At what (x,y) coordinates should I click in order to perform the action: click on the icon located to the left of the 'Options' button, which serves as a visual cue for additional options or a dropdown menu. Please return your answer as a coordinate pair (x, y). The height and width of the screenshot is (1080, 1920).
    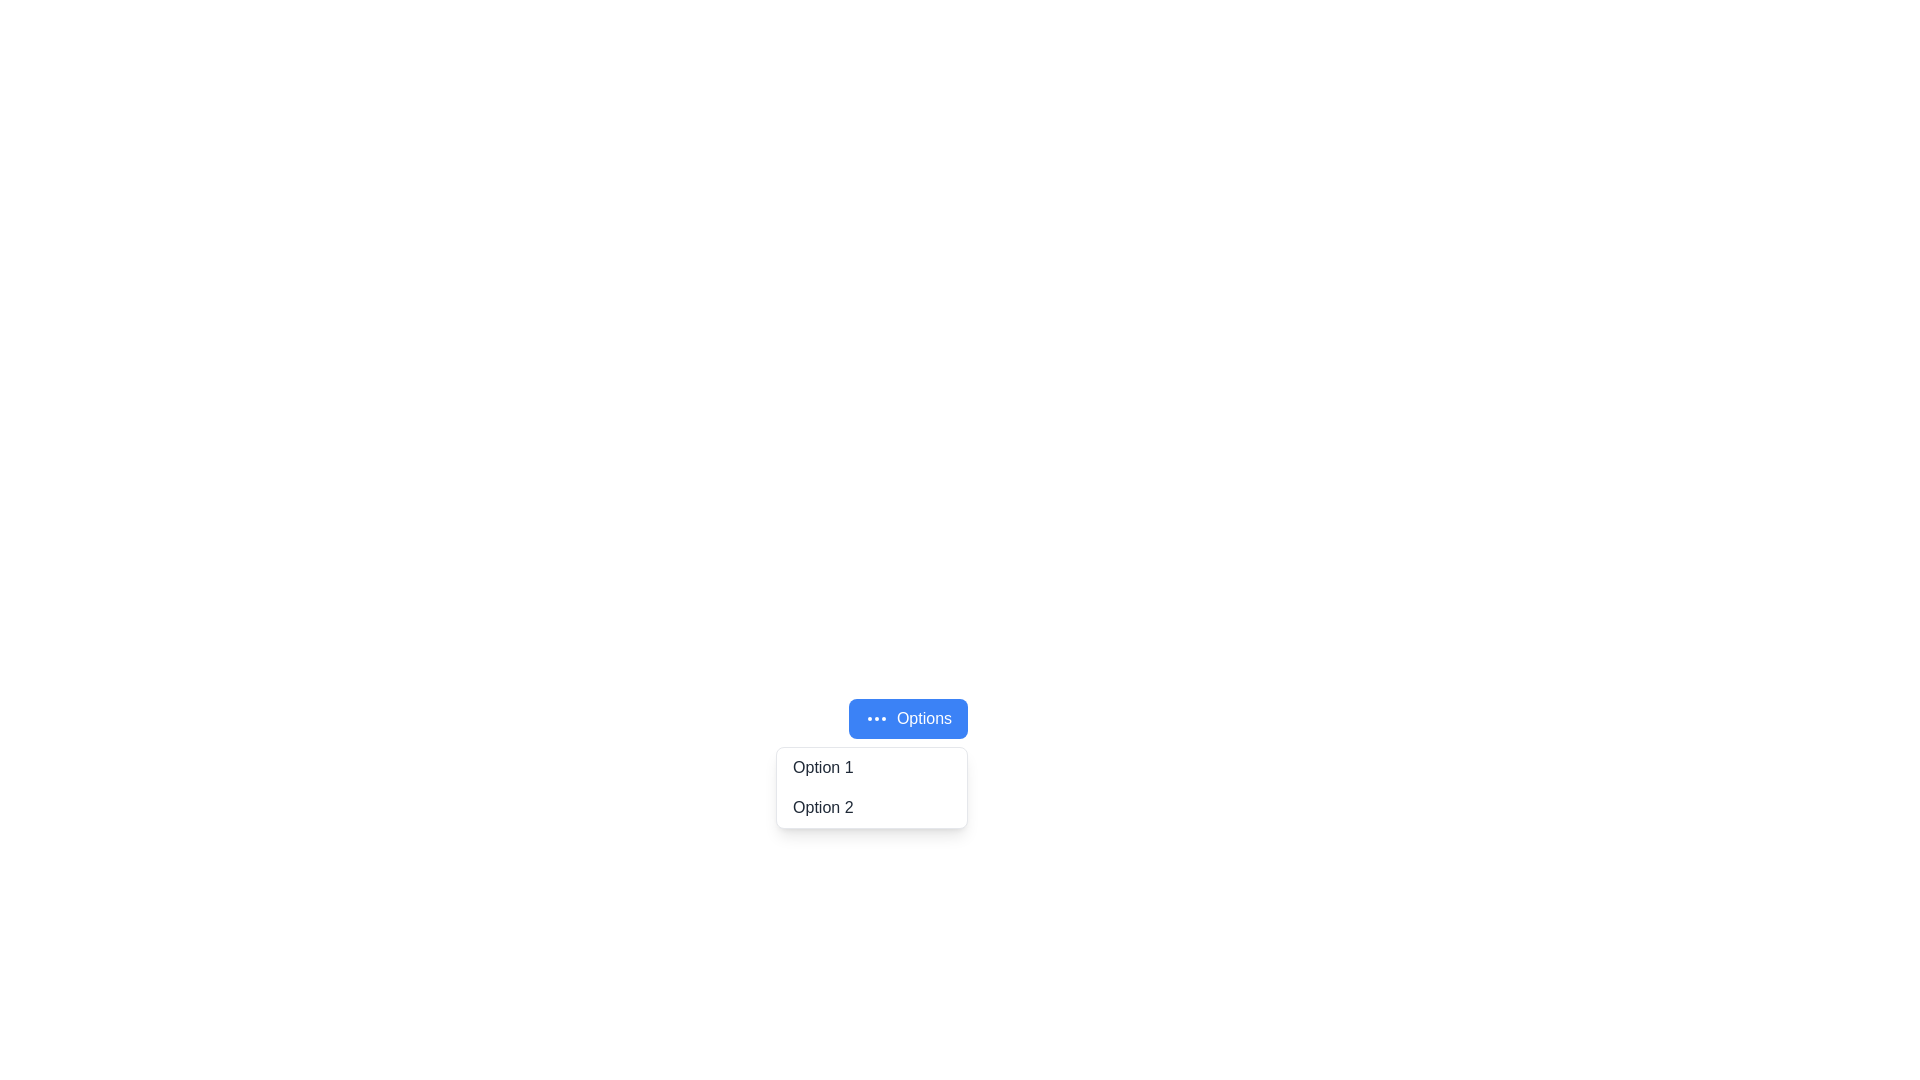
    Looking at the image, I should click on (876, 717).